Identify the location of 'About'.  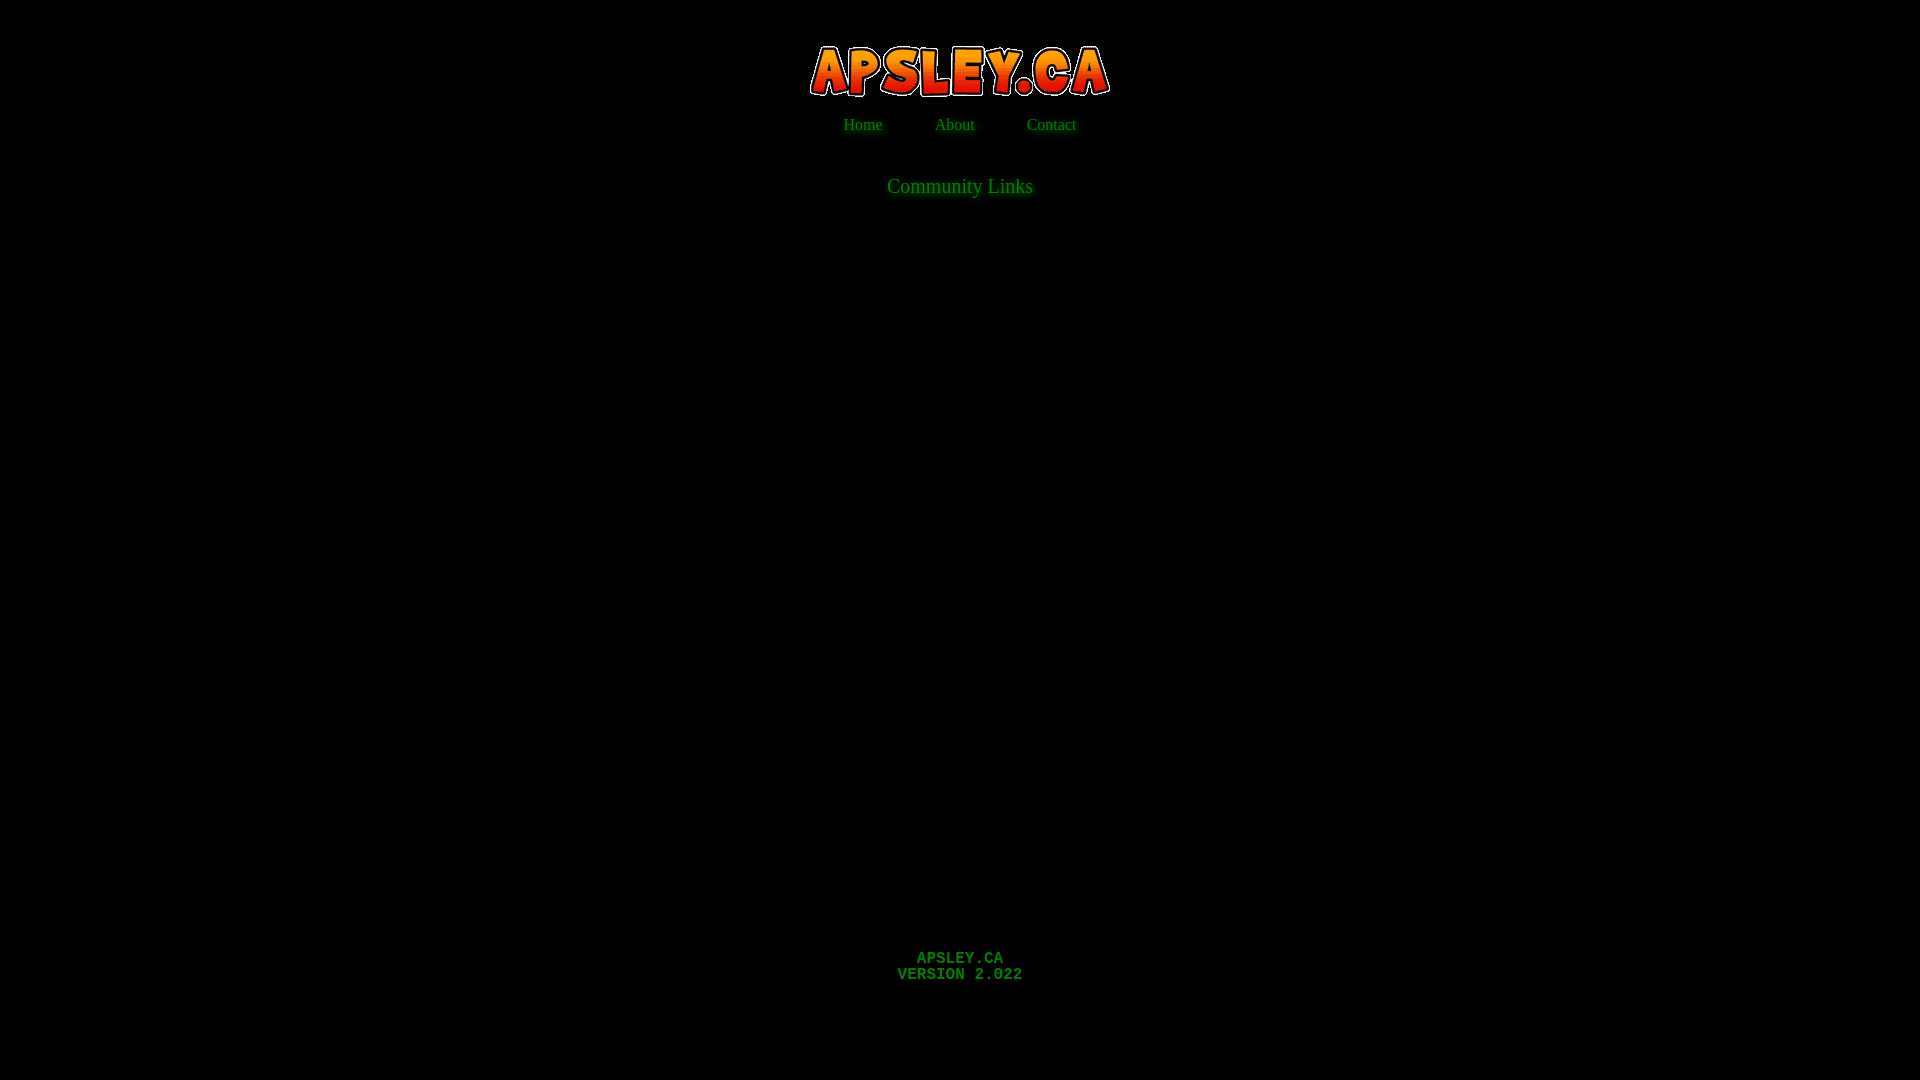
(954, 124).